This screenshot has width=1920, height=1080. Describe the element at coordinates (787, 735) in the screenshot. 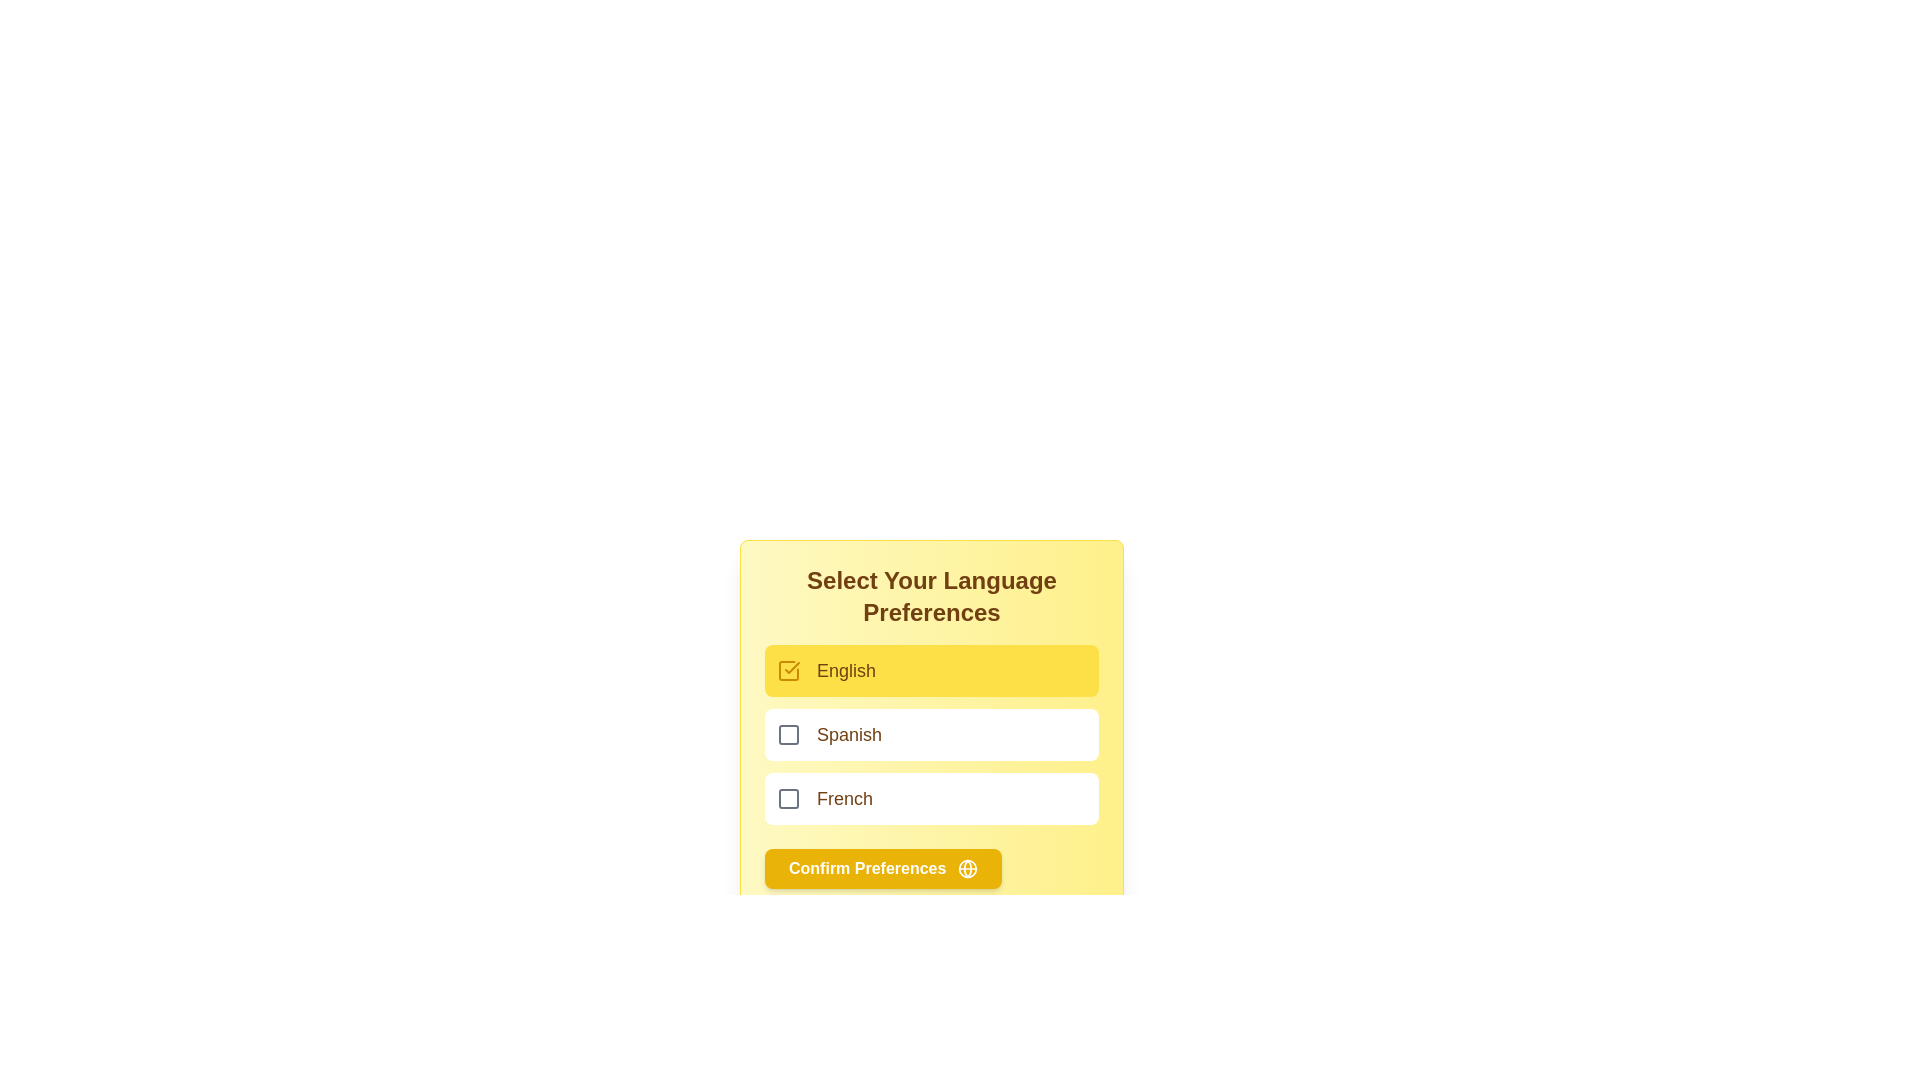

I see `the checkbox for the Spanish language option, which is a square icon with rounded corners and a gray border, located` at that location.